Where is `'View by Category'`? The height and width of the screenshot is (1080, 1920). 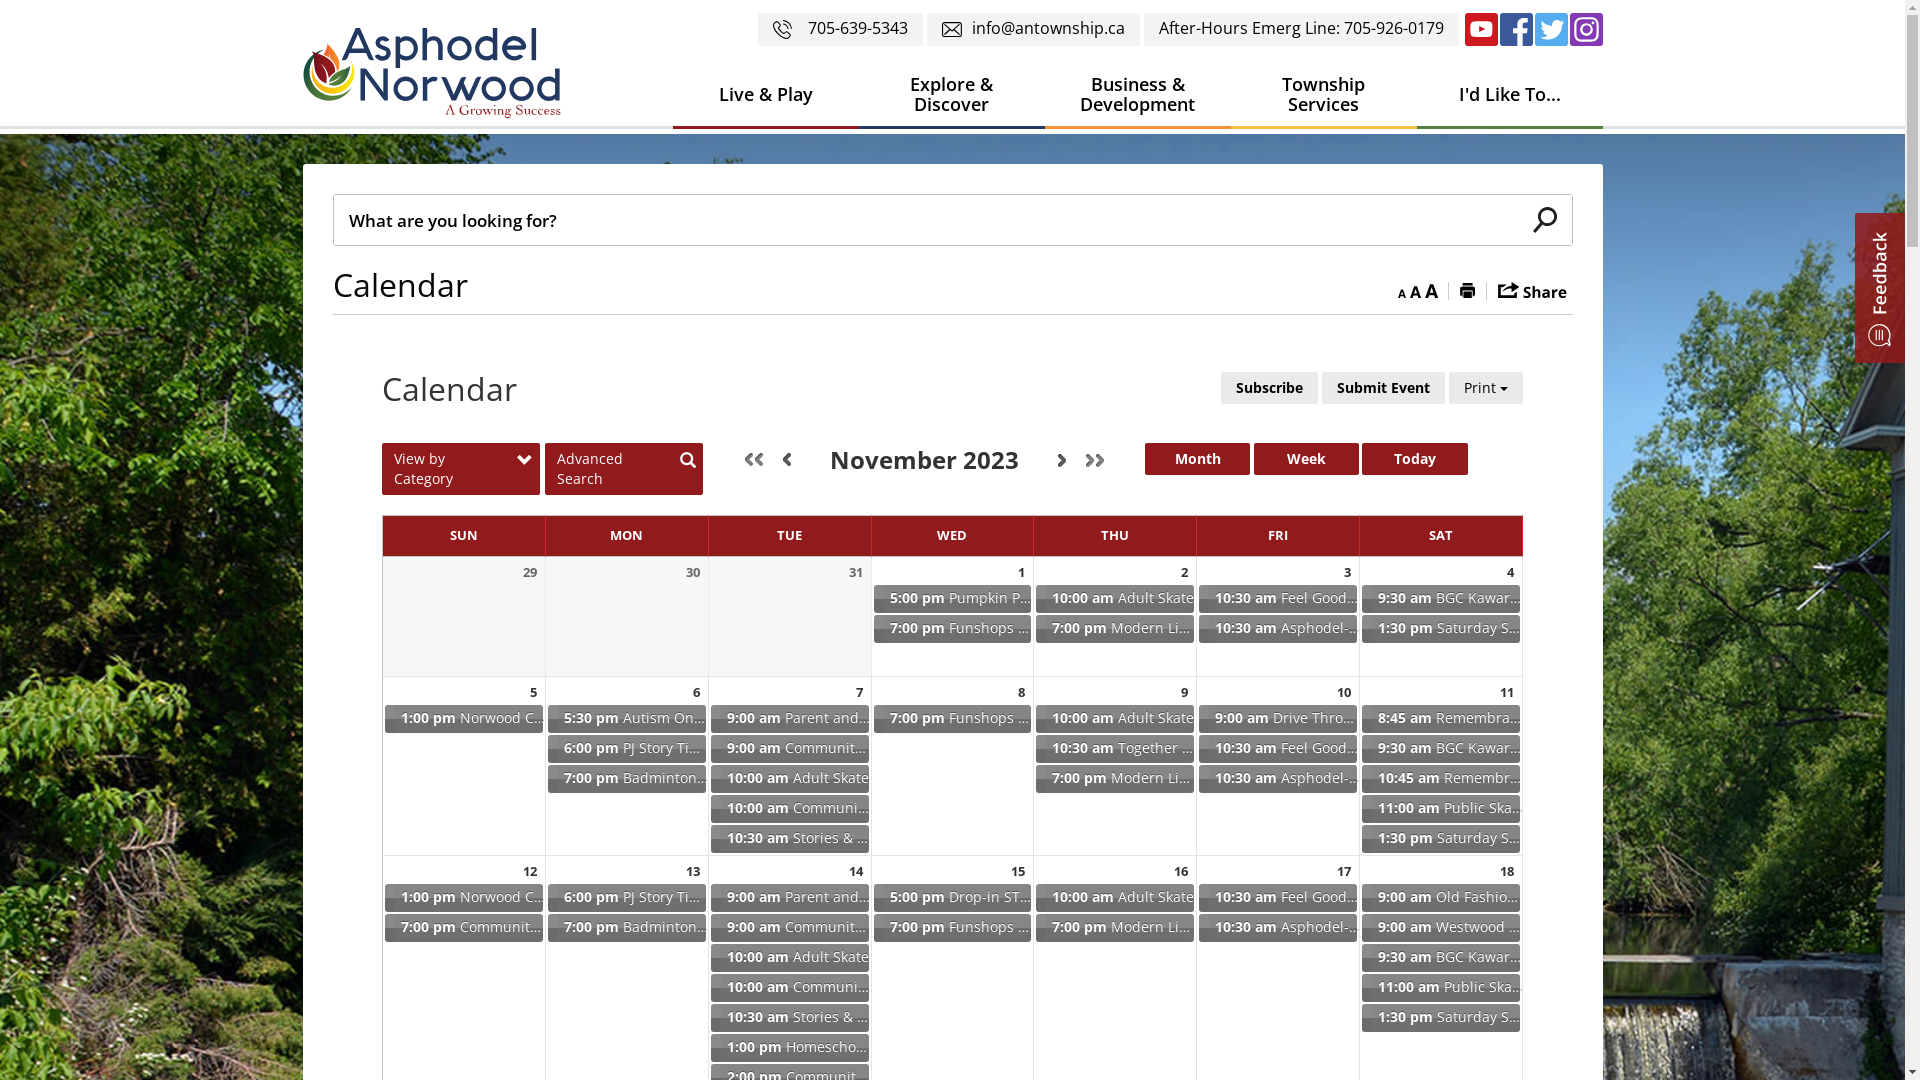
'View by Category' is located at coordinates (459, 469).